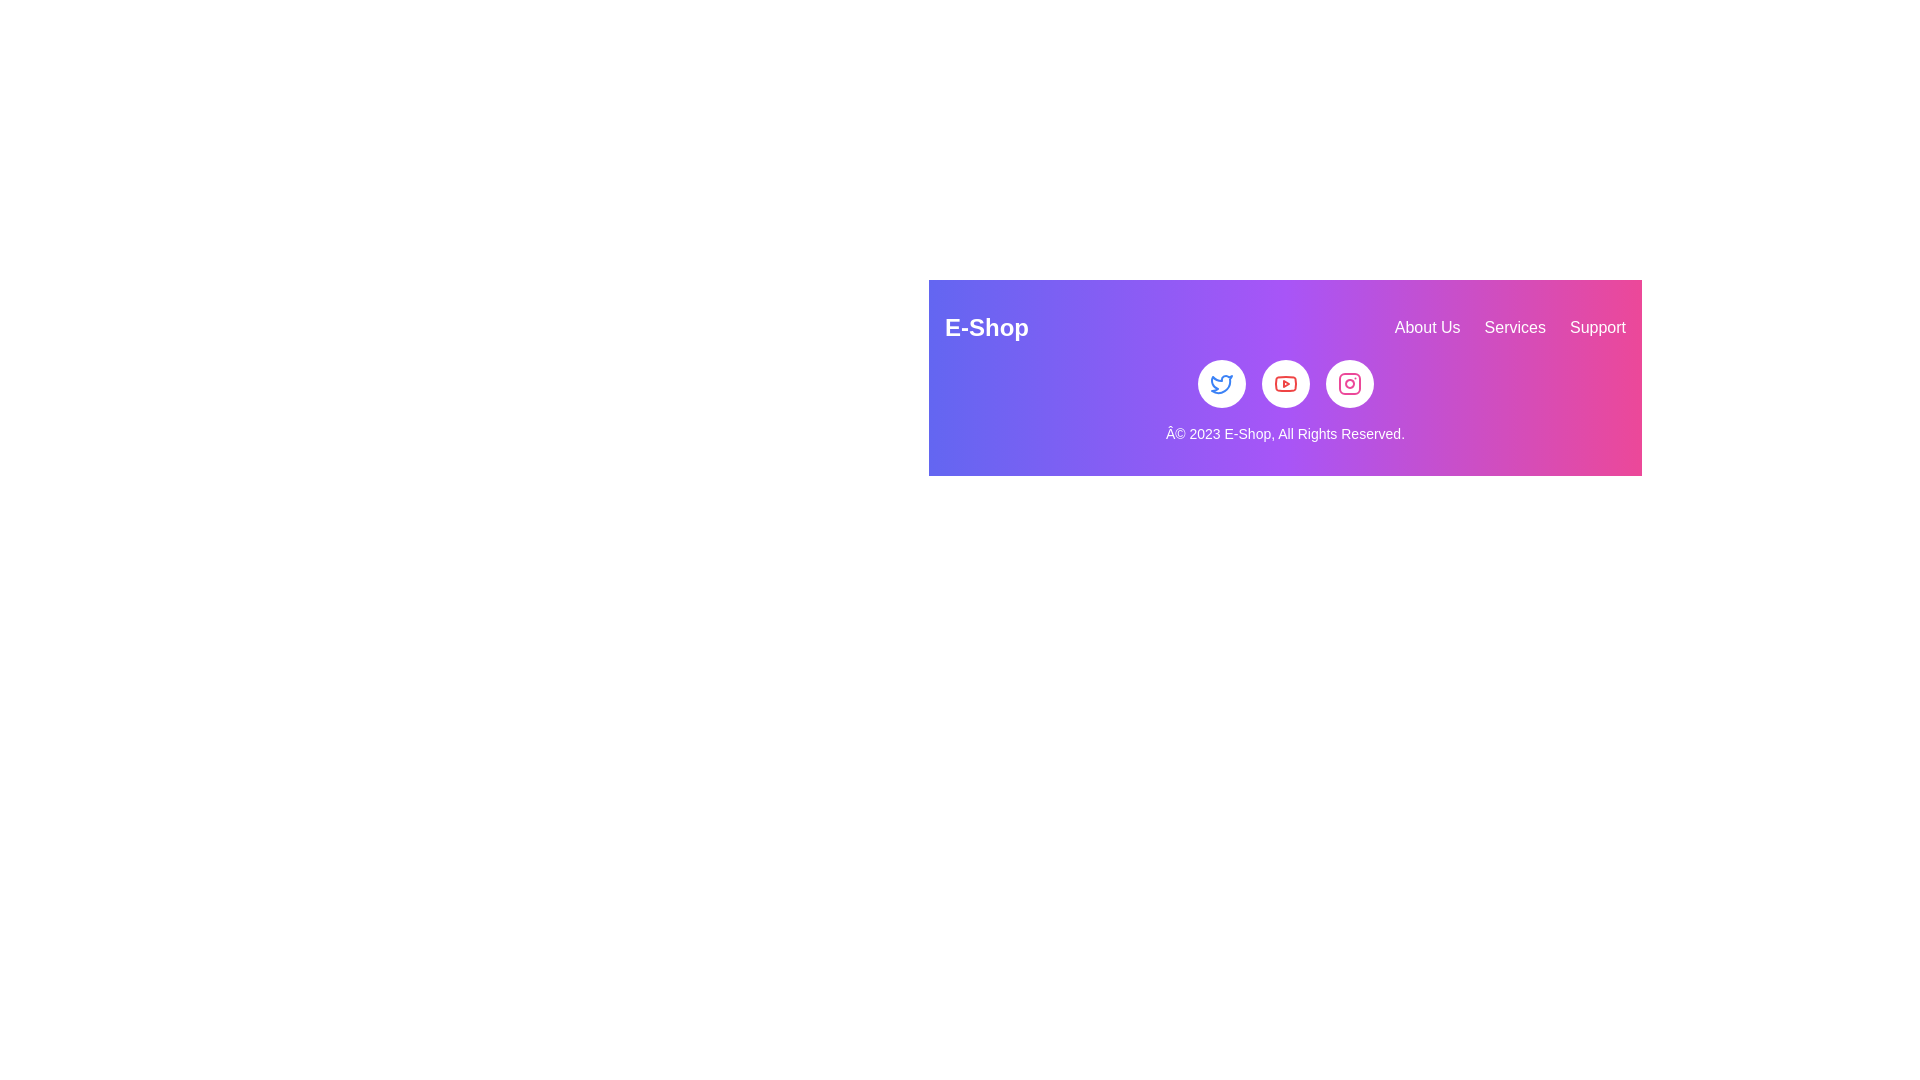 This screenshot has width=1920, height=1080. Describe the element at coordinates (1349, 384) in the screenshot. I see `the rightmost circular icon in the bottom part of the header section to visit the Instagram page` at that location.